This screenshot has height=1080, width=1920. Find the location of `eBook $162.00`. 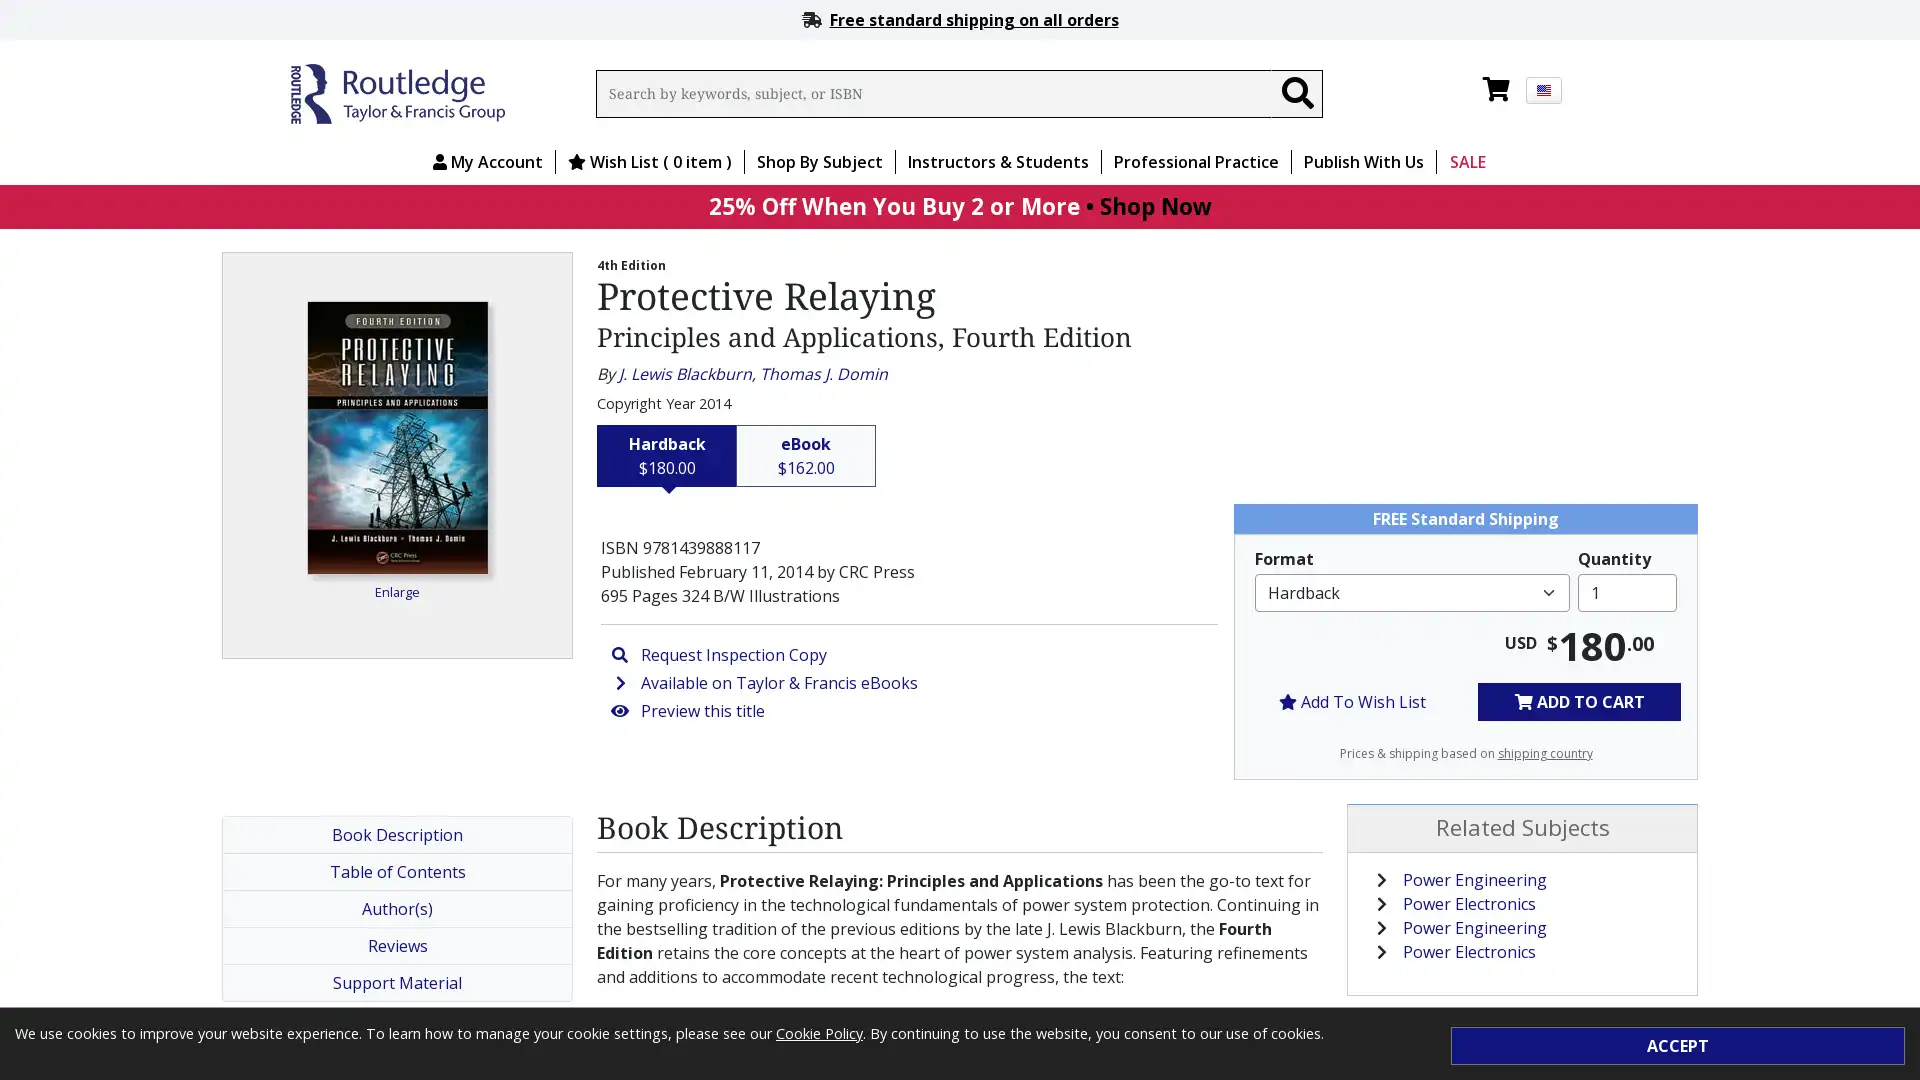

eBook $162.00 is located at coordinates (806, 455).